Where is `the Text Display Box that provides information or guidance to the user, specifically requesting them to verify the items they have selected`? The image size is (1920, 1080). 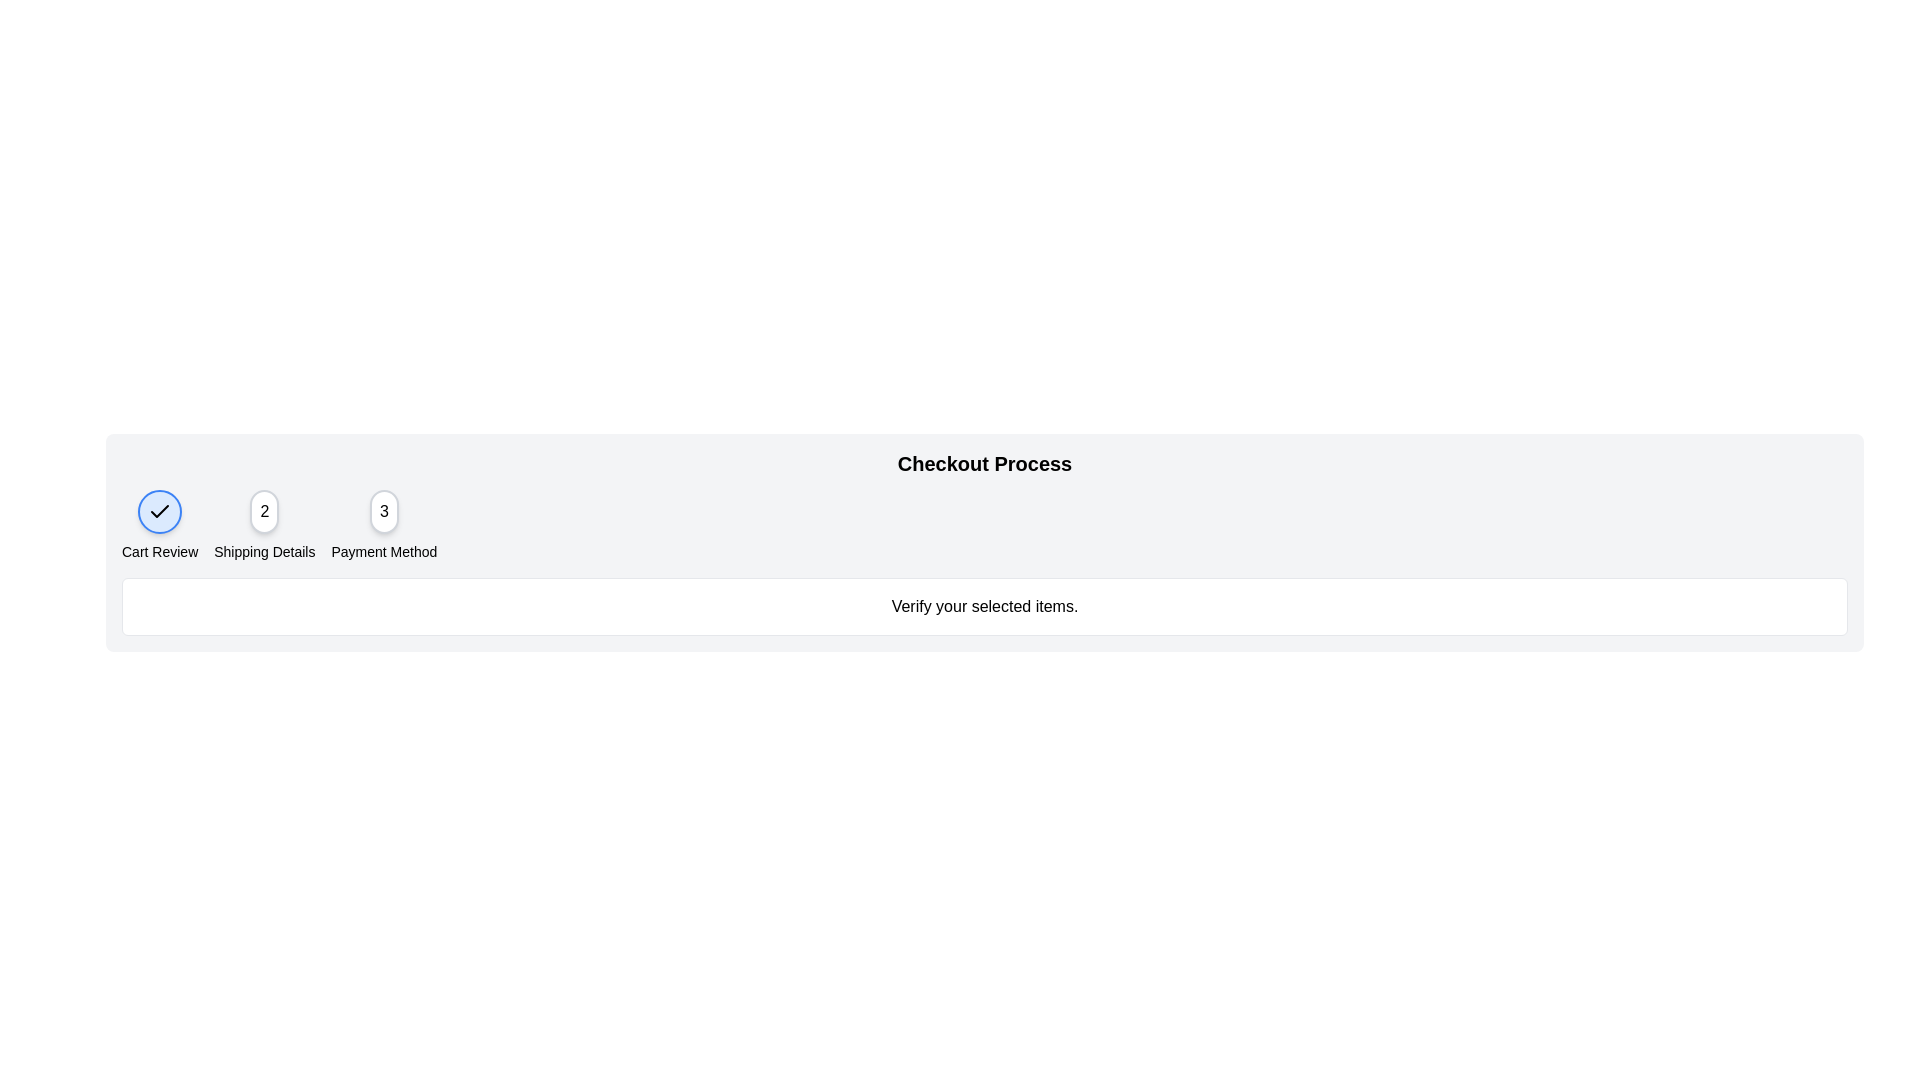 the Text Display Box that provides information or guidance to the user, specifically requesting them to verify the items they have selected is located at coordinates (984, 605).